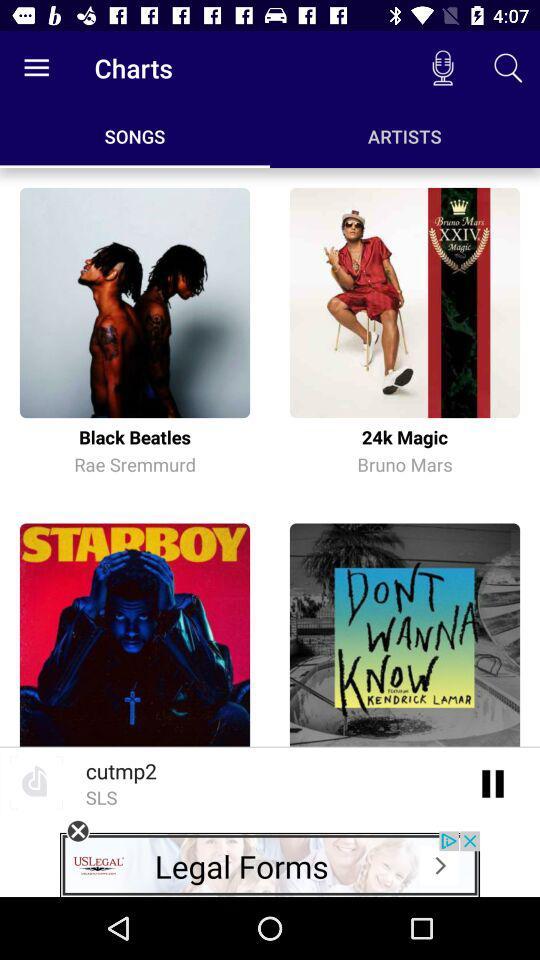 Image resolution: width=540 pixels, height=960 pixels. I want to click on the close icon, so click(77, 831).